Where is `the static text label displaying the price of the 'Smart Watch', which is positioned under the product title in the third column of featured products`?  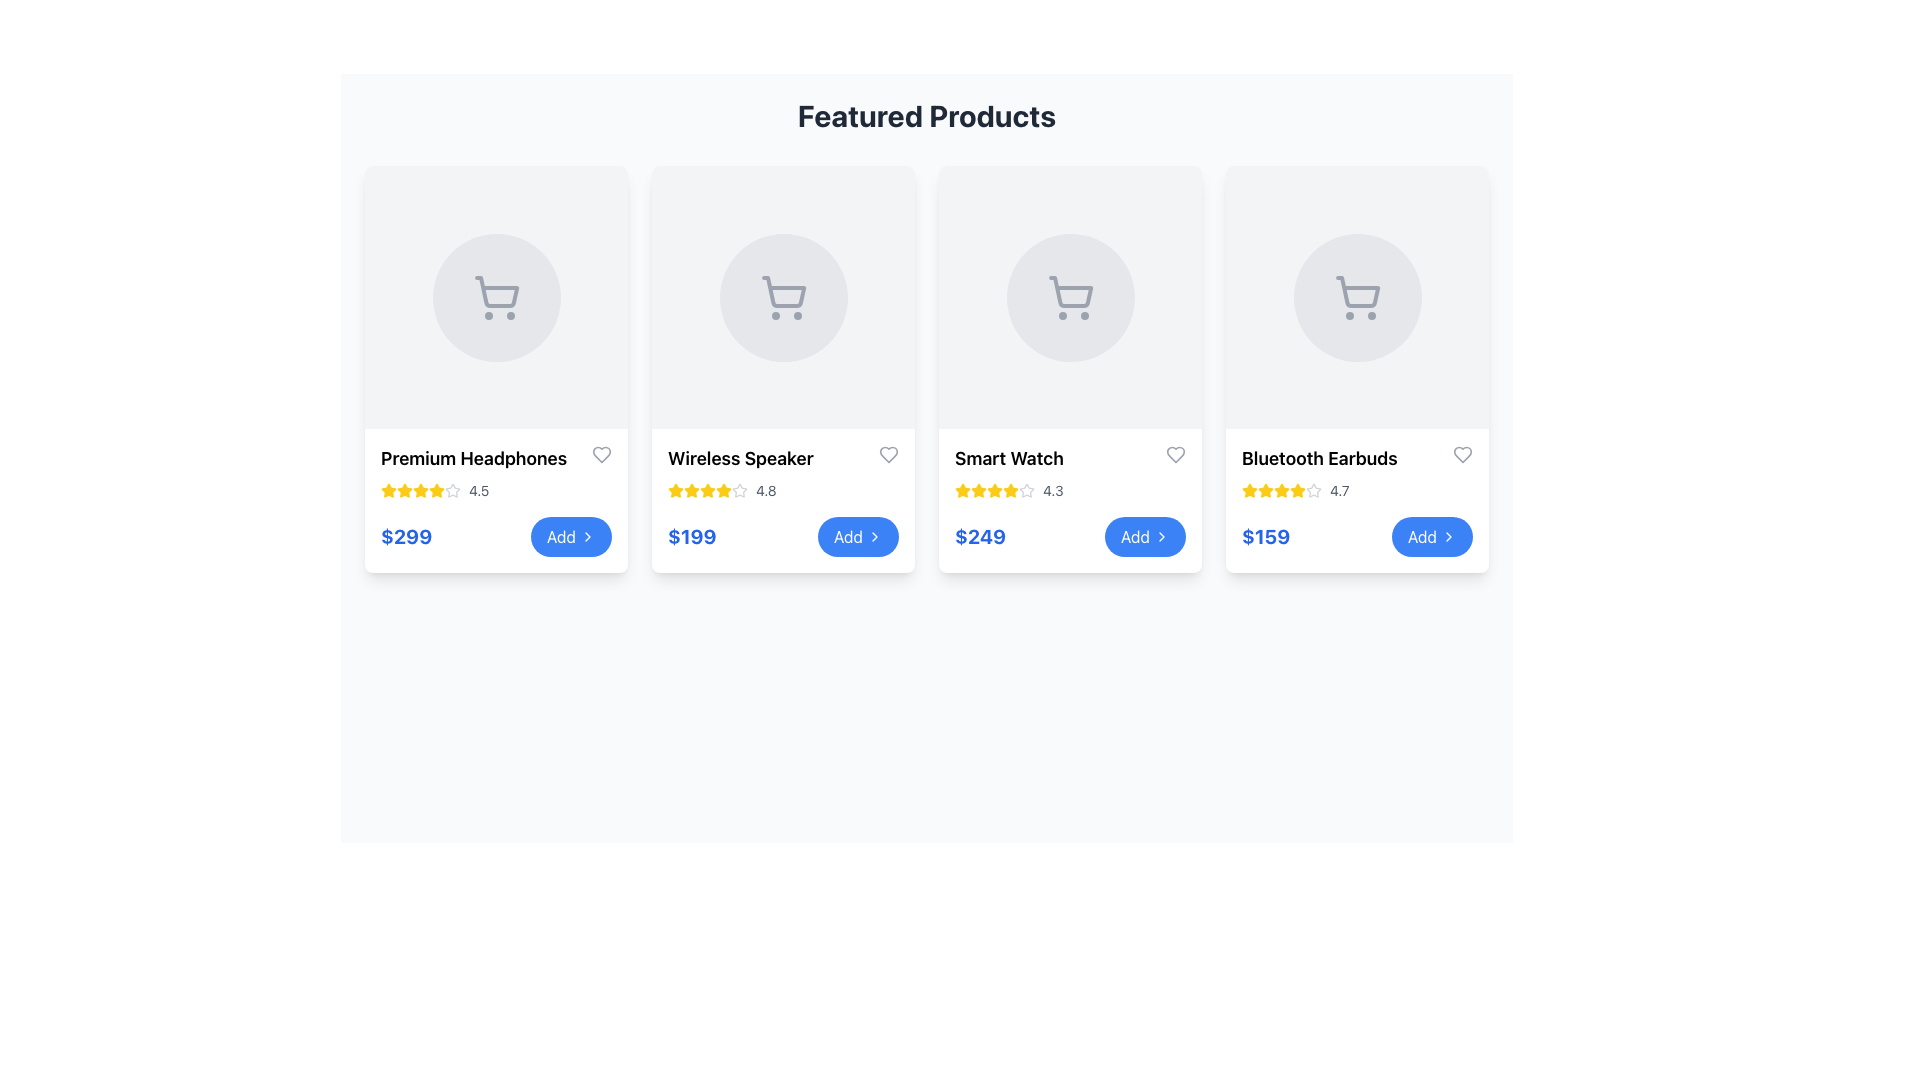 the static text label displaying the price of the 'Smart Watch', which is positioned under the product title in the third column of featured products is located at coordinates (980, 535).